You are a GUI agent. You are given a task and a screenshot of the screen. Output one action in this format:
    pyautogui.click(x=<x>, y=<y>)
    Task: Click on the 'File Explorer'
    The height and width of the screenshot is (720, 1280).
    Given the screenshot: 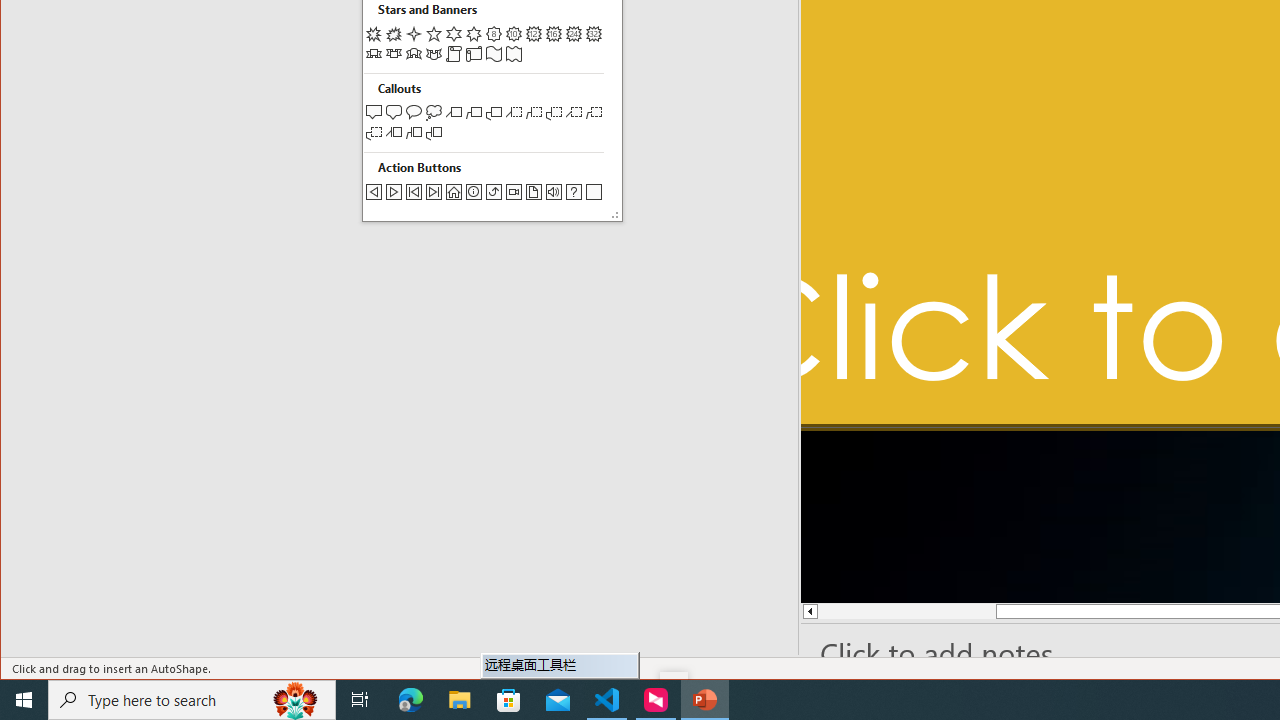 What is the action you would take?
    pyautogui.click(x=459, y=698)
    